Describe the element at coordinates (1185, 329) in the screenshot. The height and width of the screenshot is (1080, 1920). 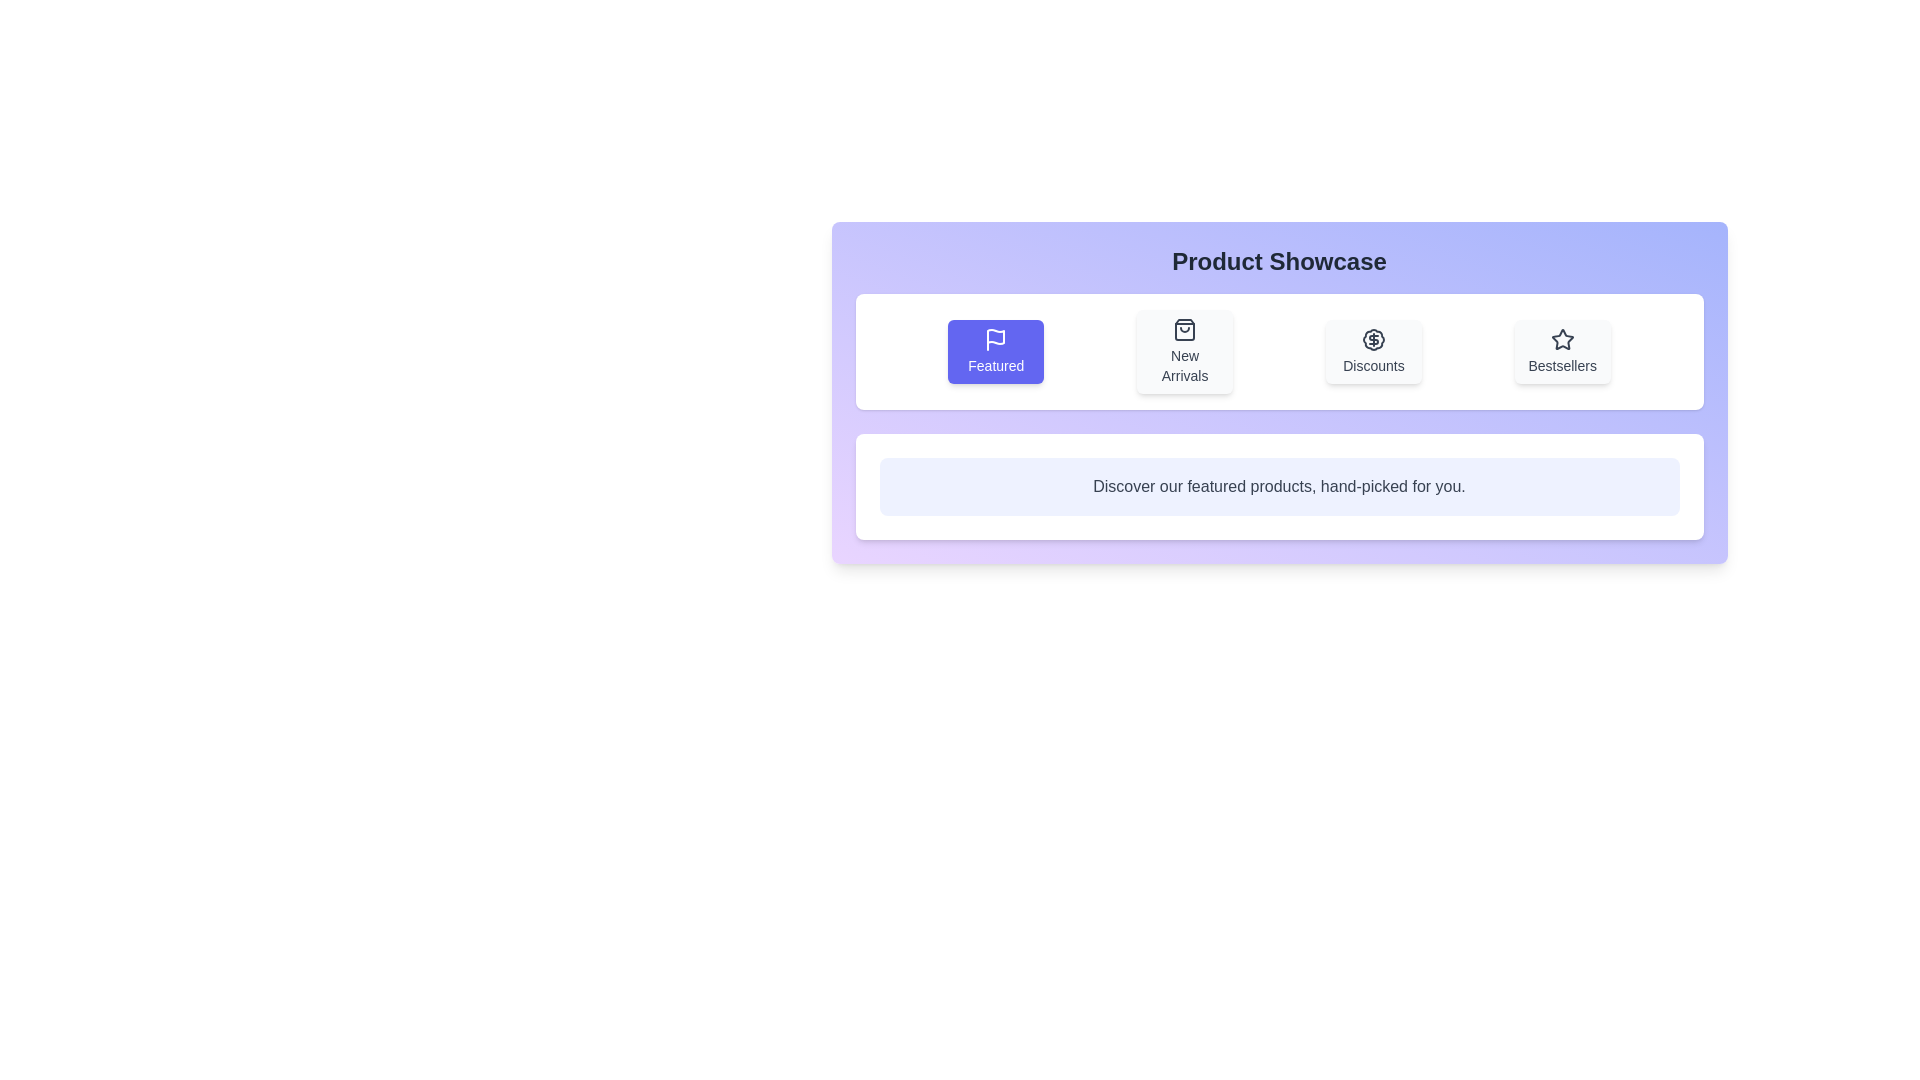
I see `the 'New Arrivals' icon located in the center top part of the second UI box` at that location.